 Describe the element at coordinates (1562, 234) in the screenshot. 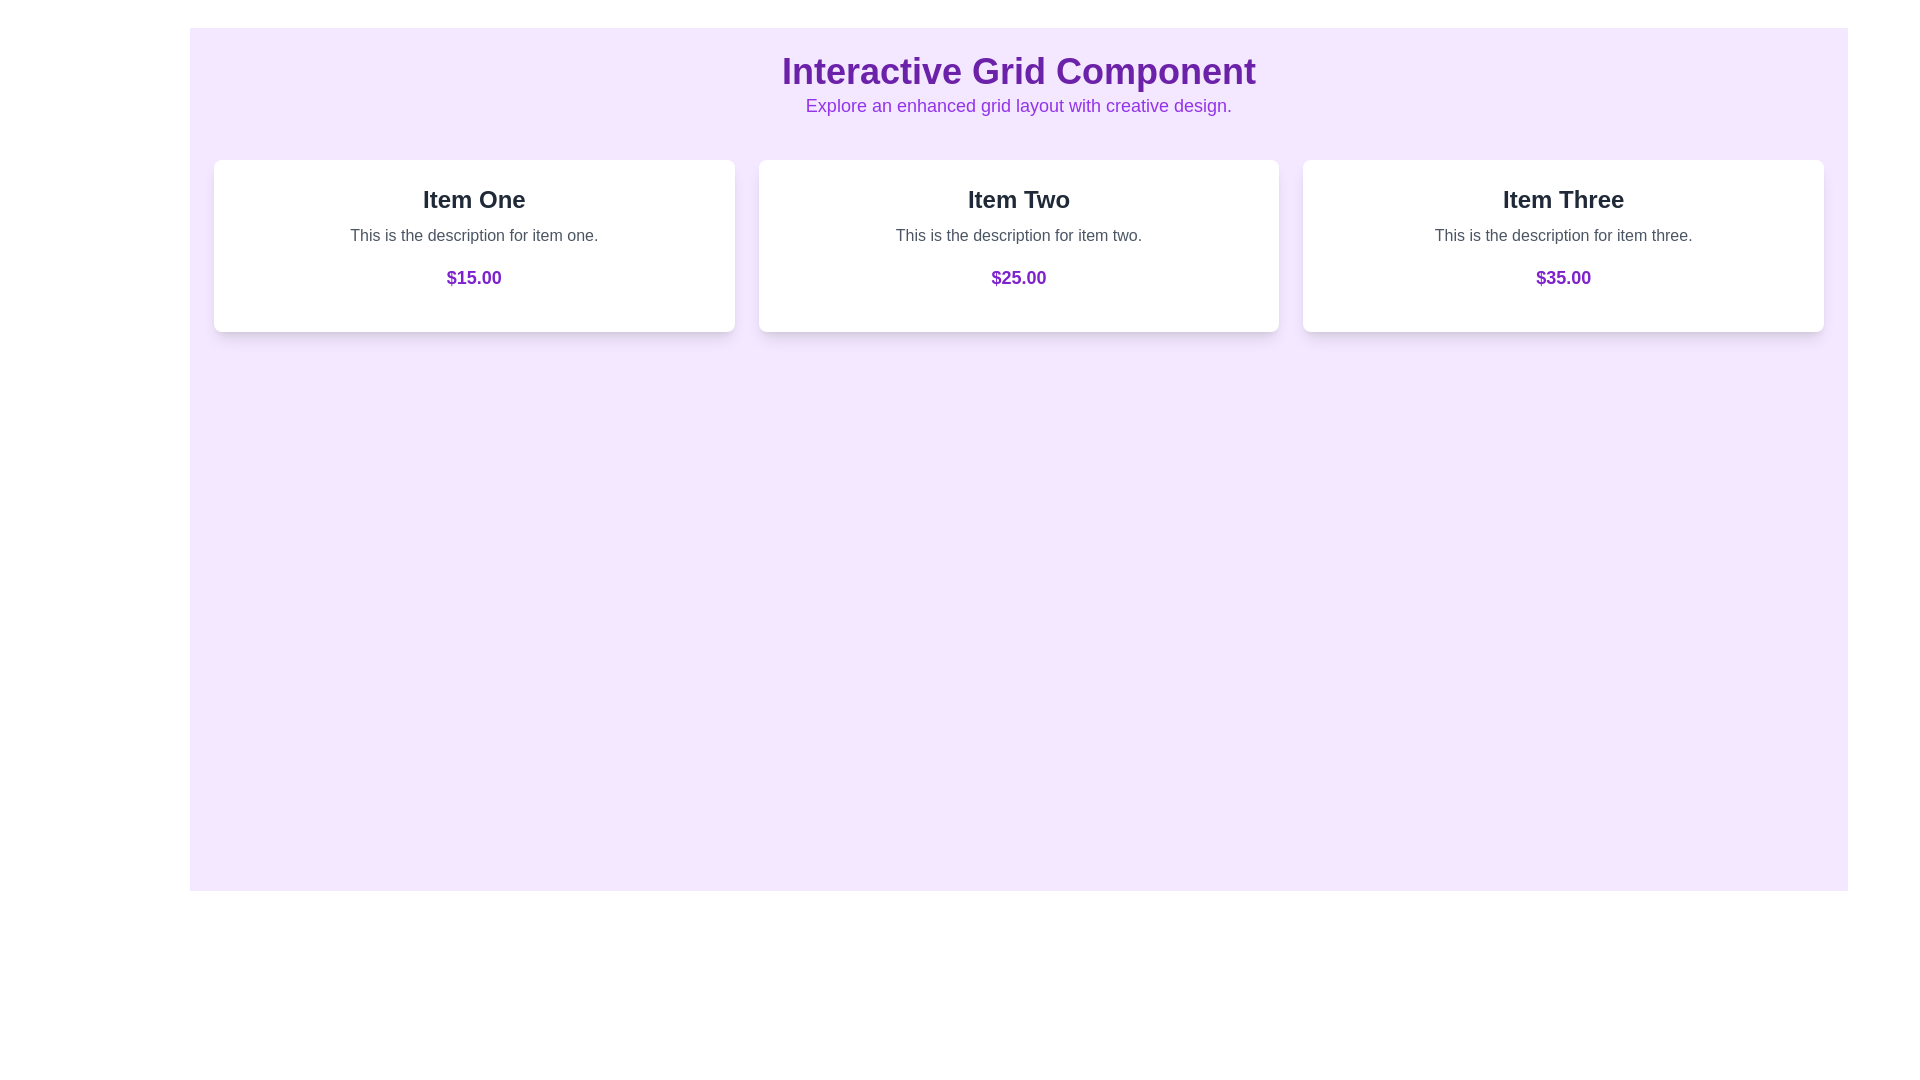

I see `text label displaying 'This is the description for item three.' located under the title 'Item Three' in the rightmost card of a three-card layout` at that location.